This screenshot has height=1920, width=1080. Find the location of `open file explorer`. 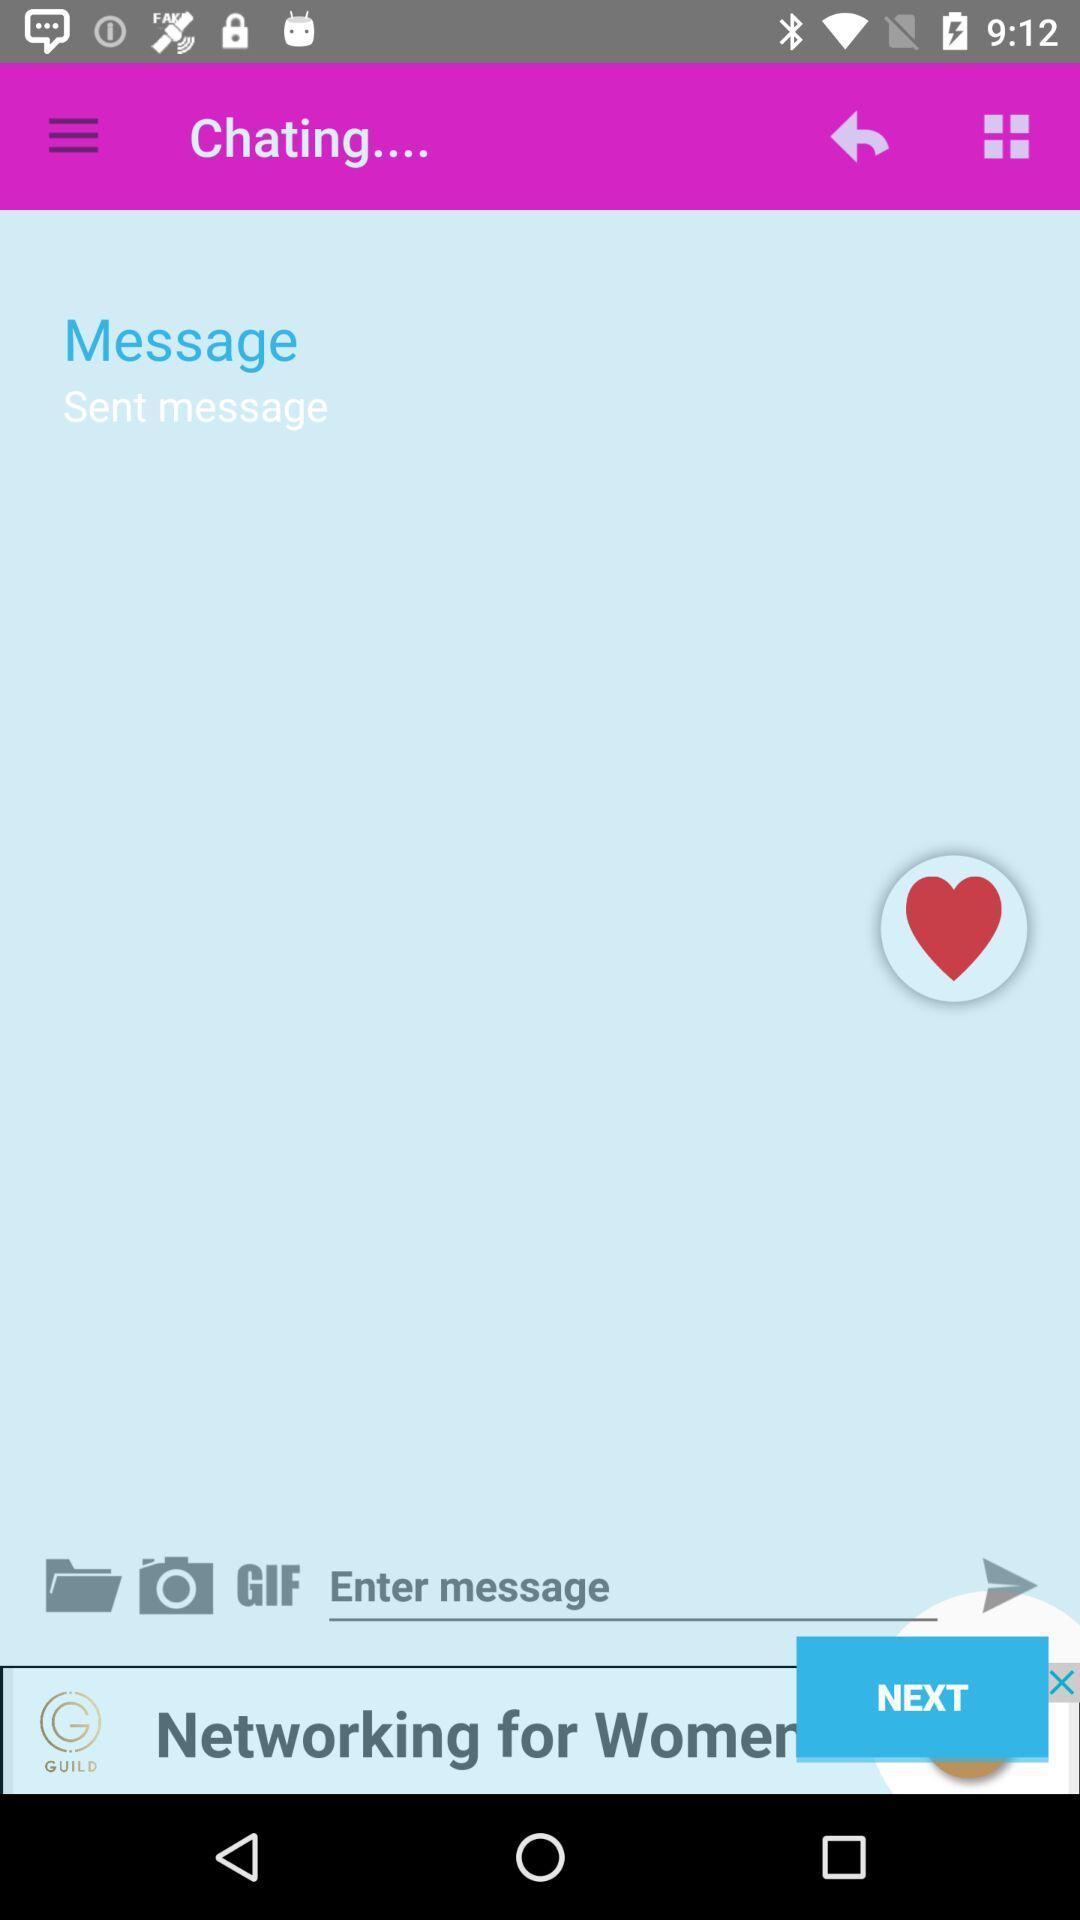

open file explorer is located at coordinates (87, 1584).